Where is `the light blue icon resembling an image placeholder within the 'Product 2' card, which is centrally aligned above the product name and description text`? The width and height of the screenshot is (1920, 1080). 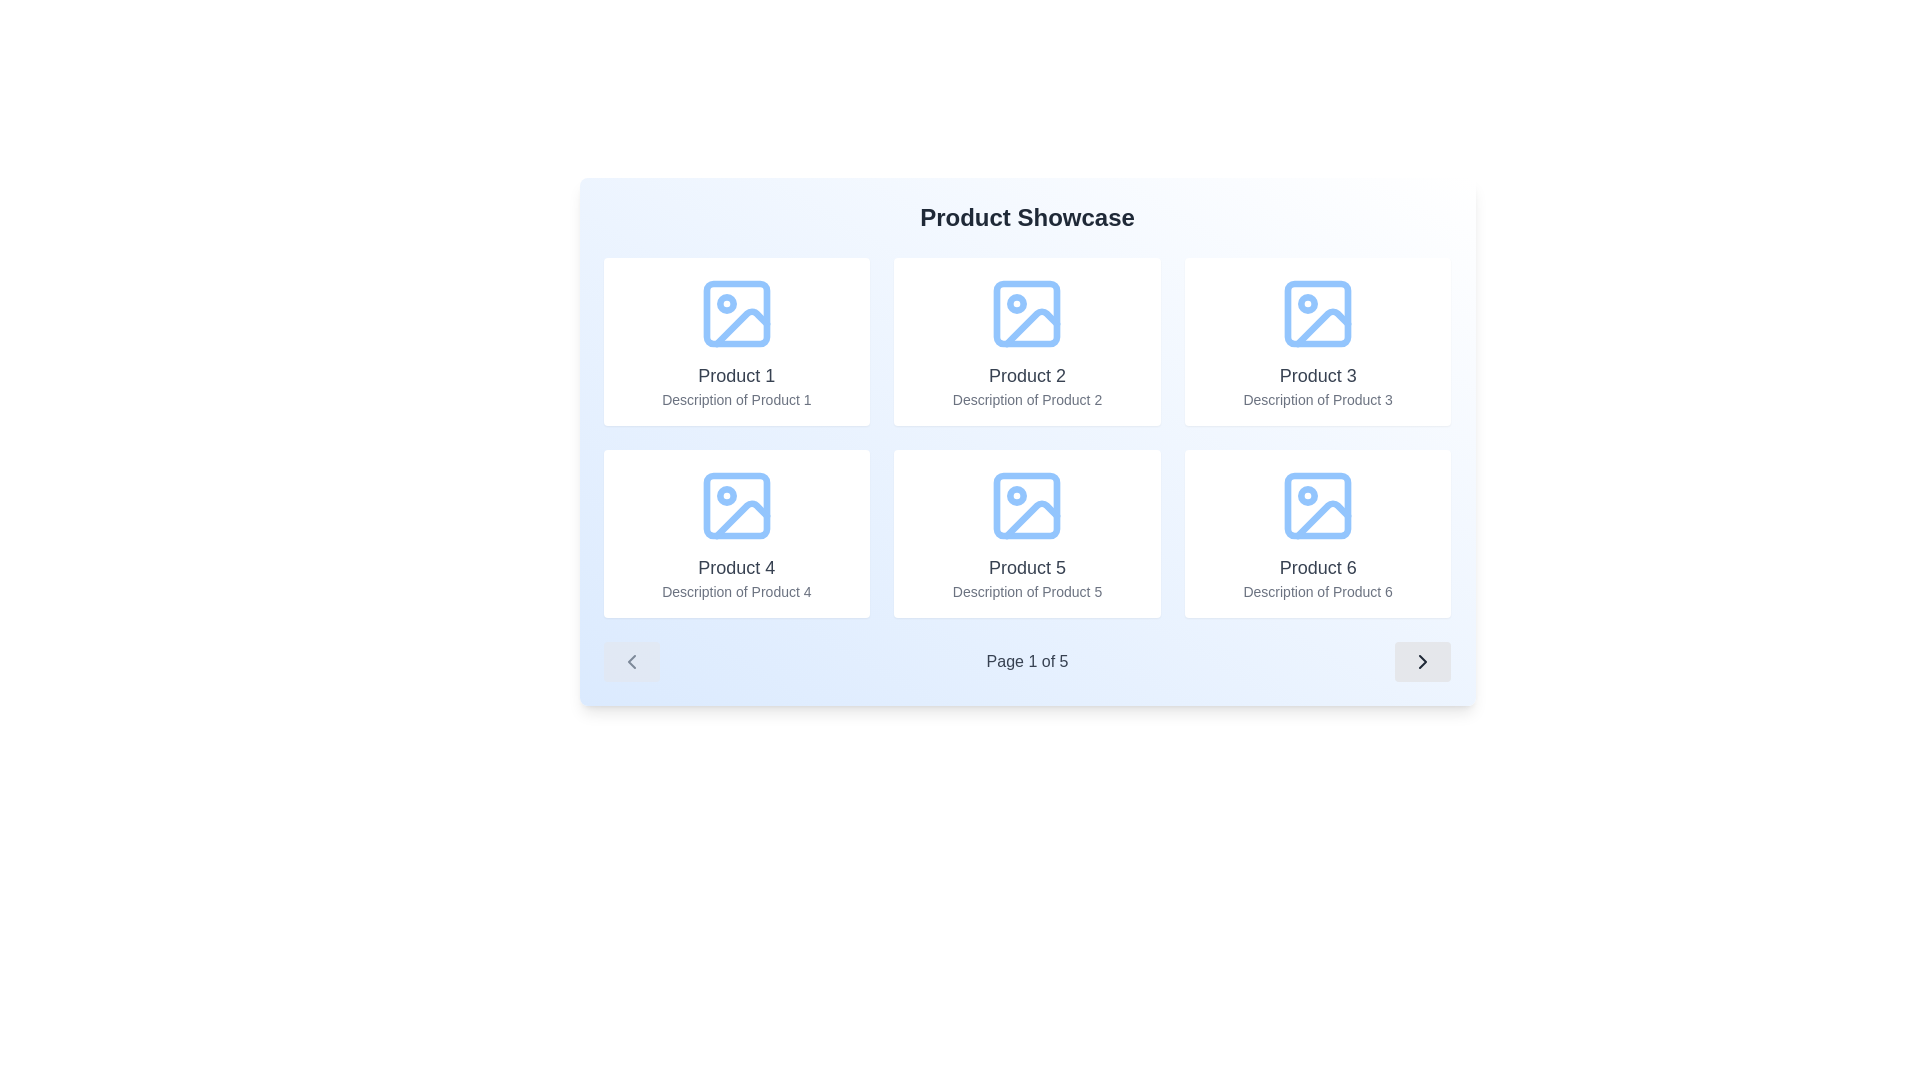
the light blue icon resembling an image placeholder within the 'Product 2' card, which is centrally aligned above the product name and description text is located at coordinates (1027, 313).